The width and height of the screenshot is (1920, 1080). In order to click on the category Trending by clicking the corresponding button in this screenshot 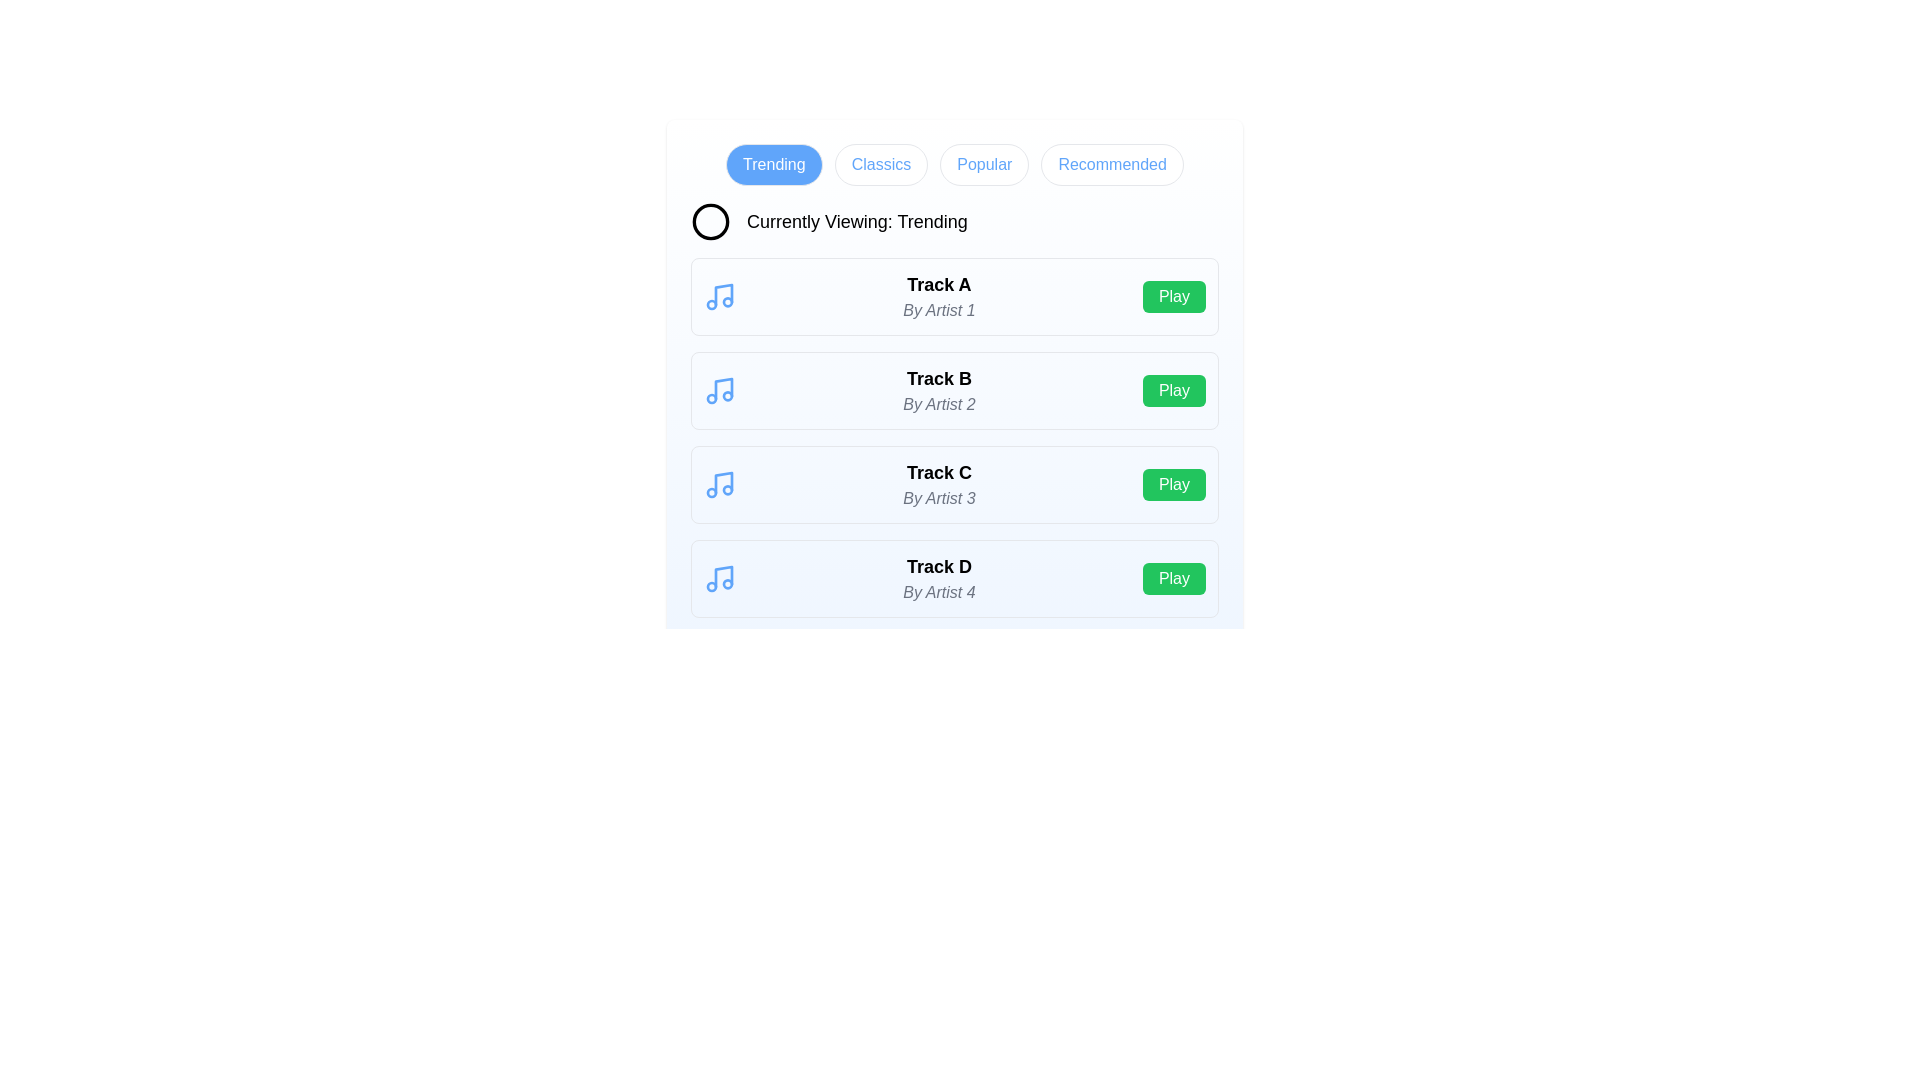, I will do `click(773, 164)`.